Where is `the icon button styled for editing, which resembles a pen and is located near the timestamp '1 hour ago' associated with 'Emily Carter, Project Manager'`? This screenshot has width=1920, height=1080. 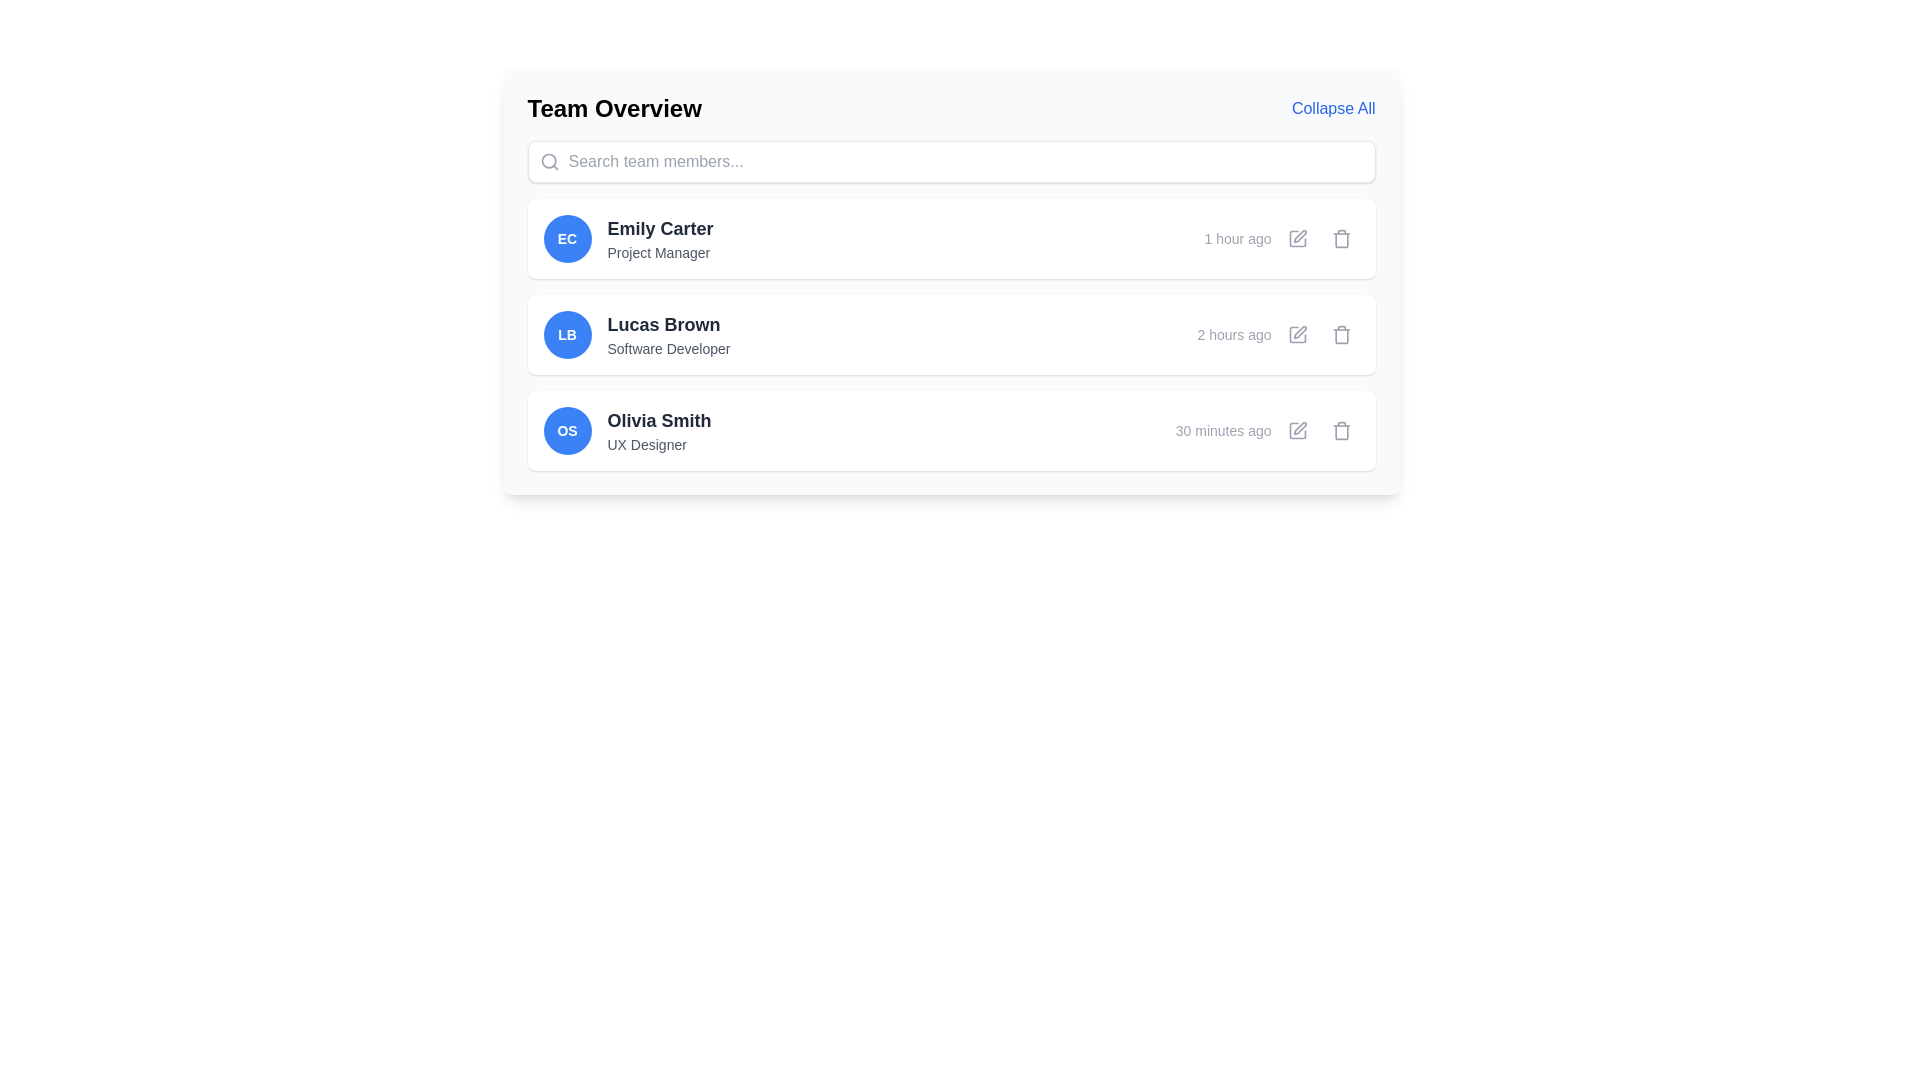
the icon button styled for editing, which resembles a pen and is located near the timestamp '1 hour ago' associated with 'Emily Carter, Project Manager' is located at coordinates (1297, 238).